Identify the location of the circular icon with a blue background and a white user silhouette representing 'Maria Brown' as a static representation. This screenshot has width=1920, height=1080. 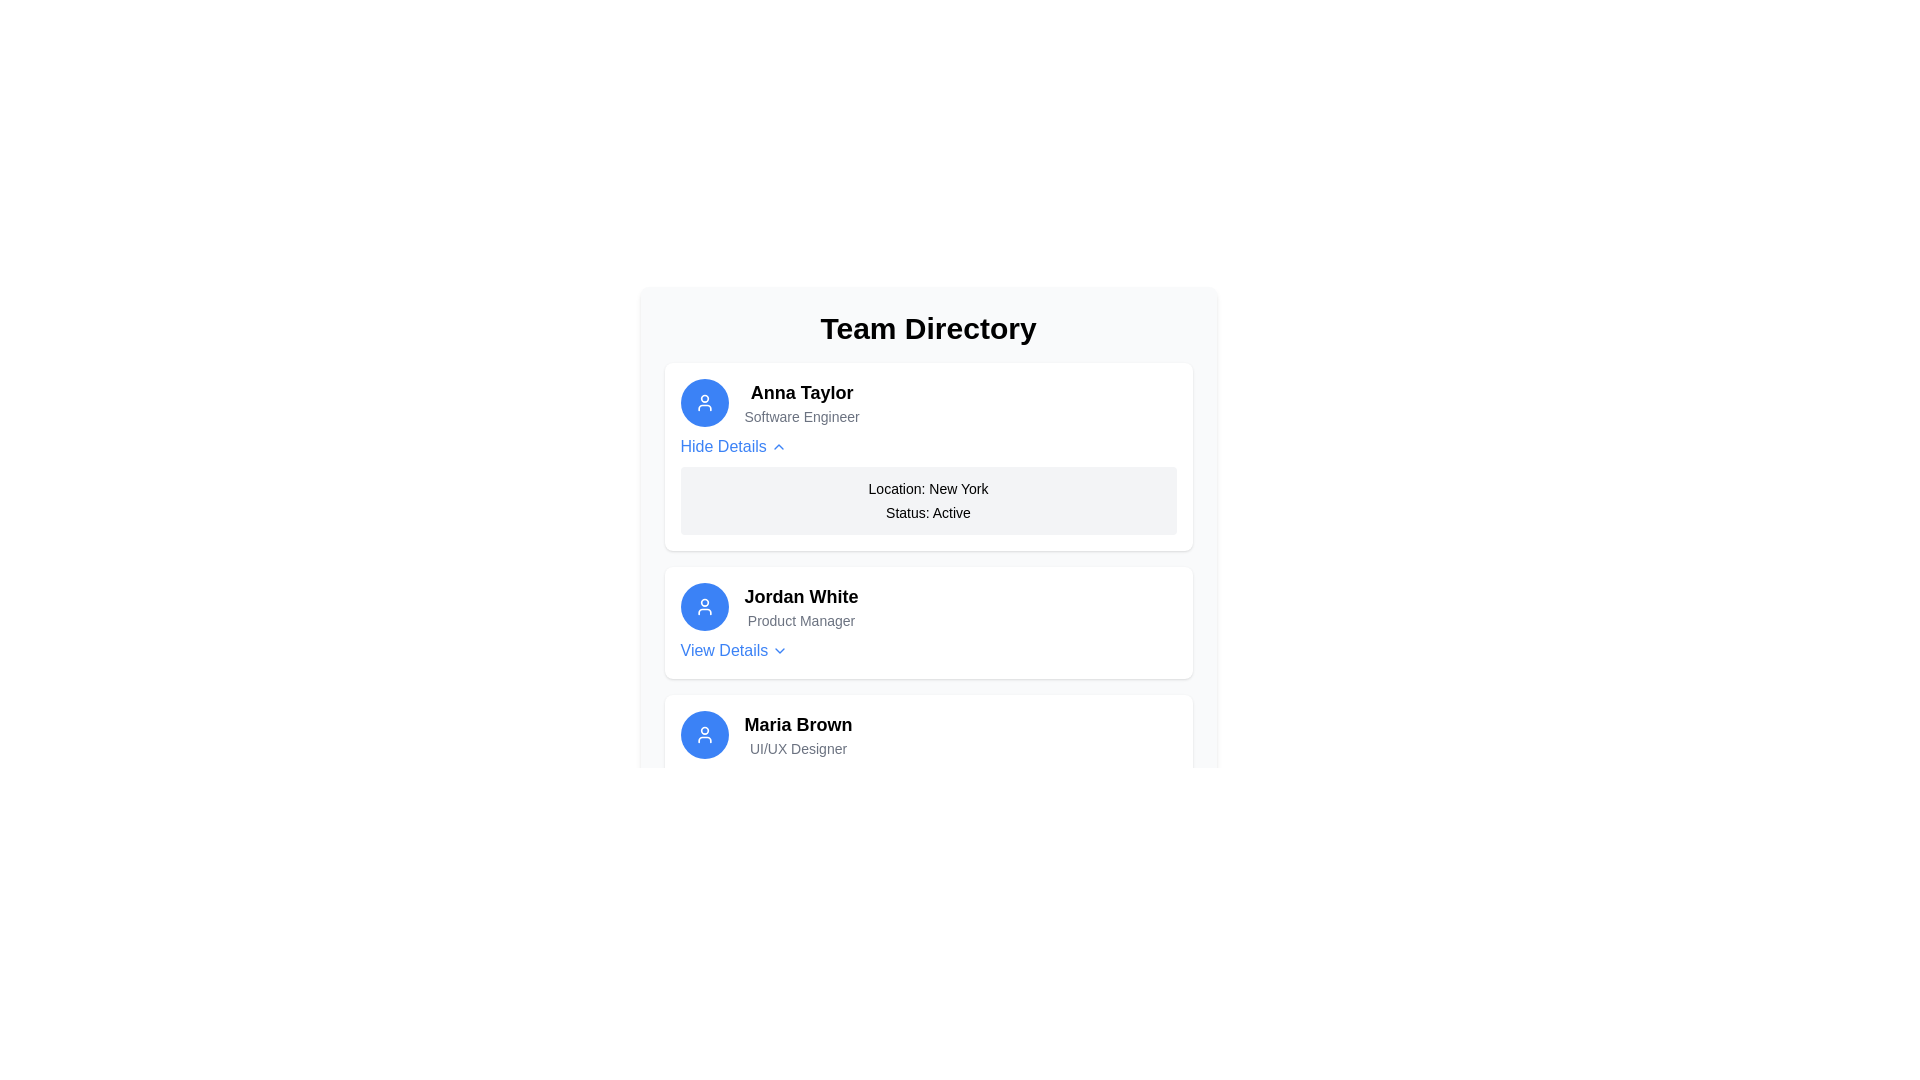
(704, 735).